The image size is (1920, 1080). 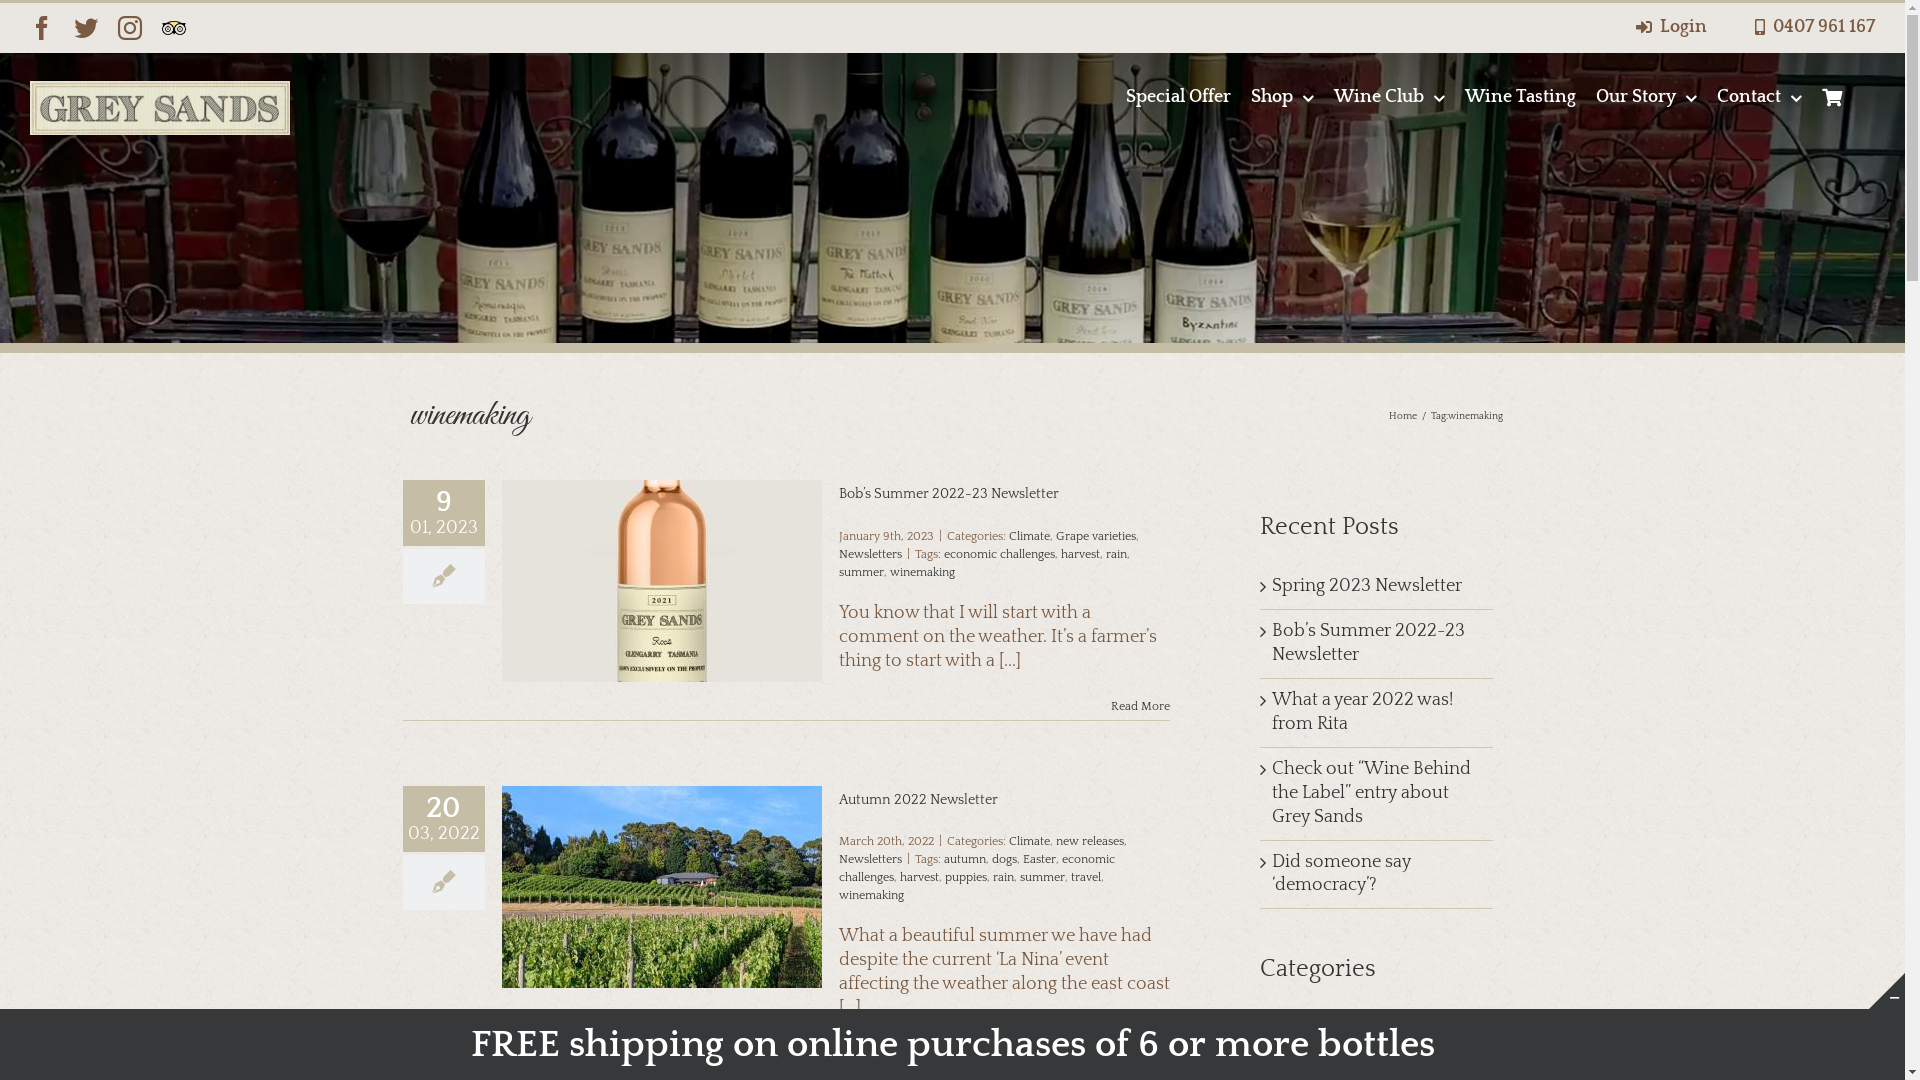 I want to click on 'Wine Club', so click(x=1334, y=108).